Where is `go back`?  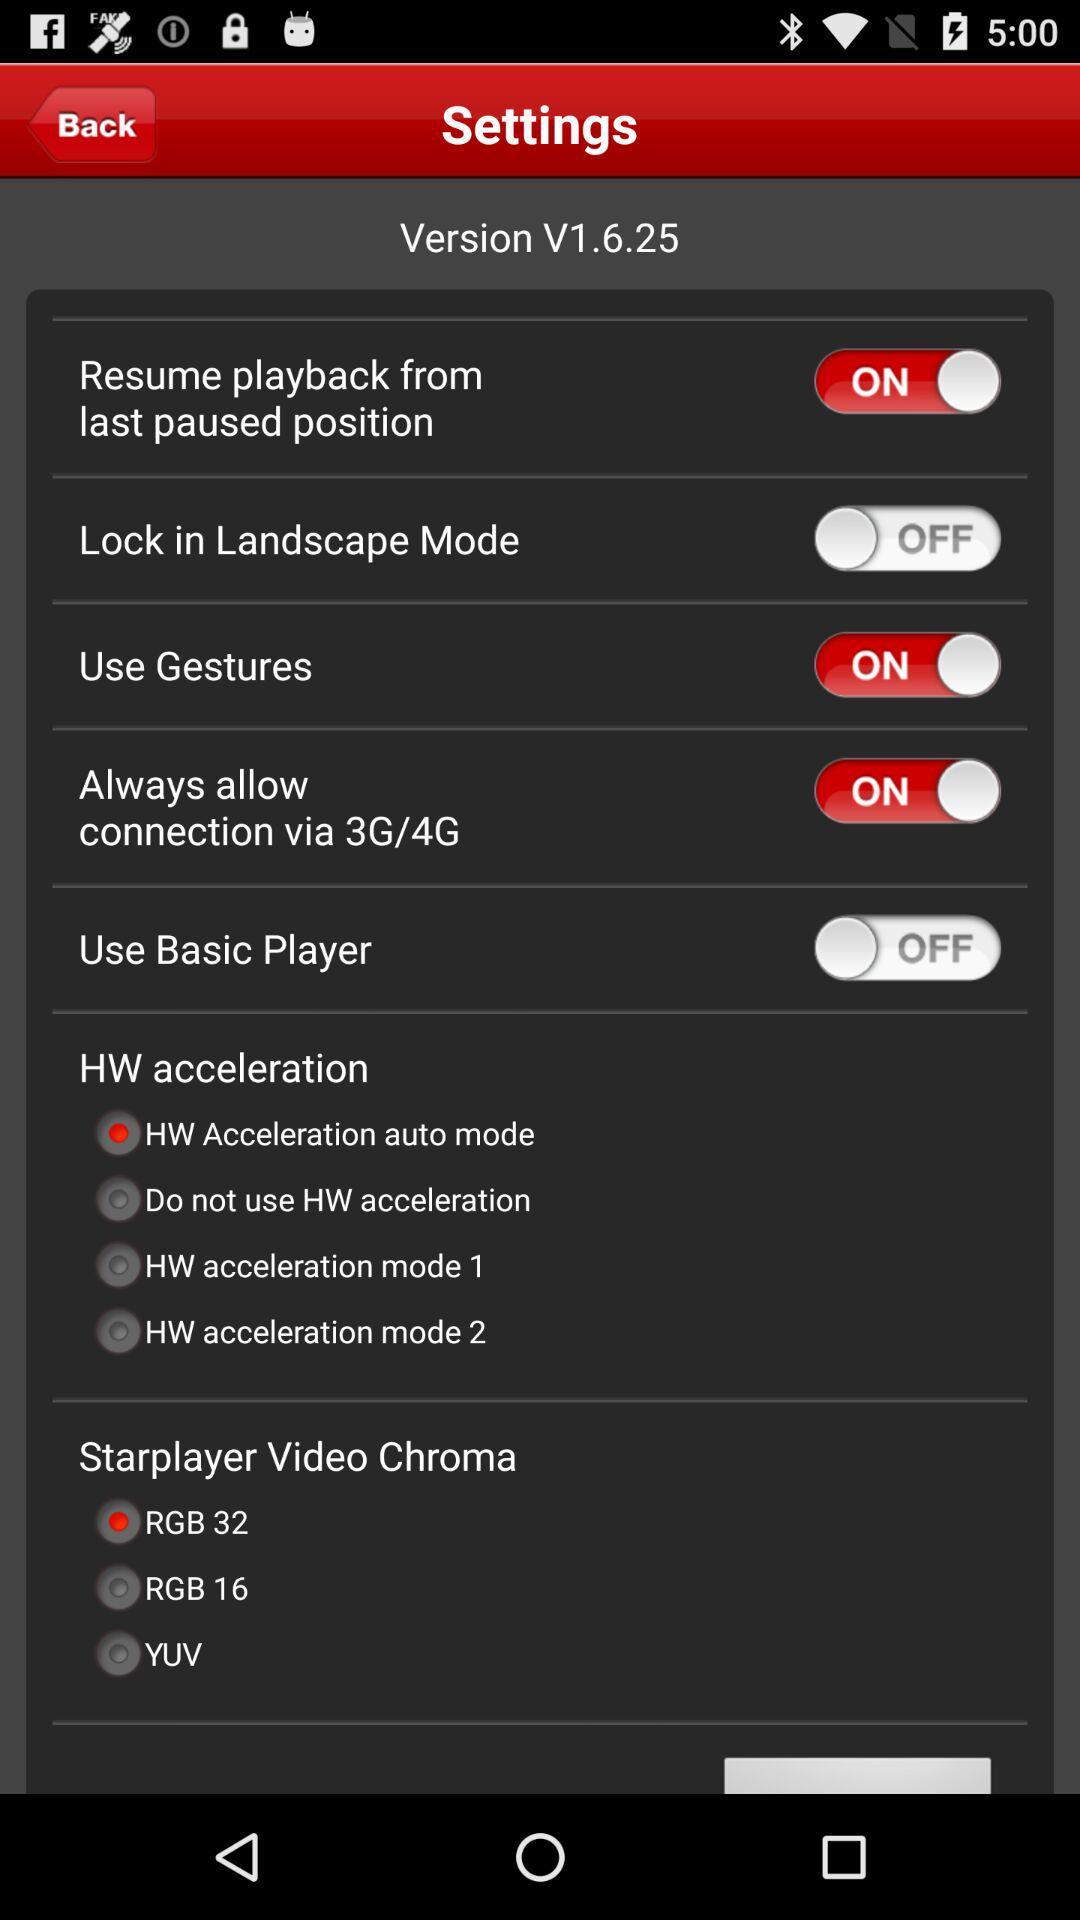 go back is located at coordinates (91, 122).